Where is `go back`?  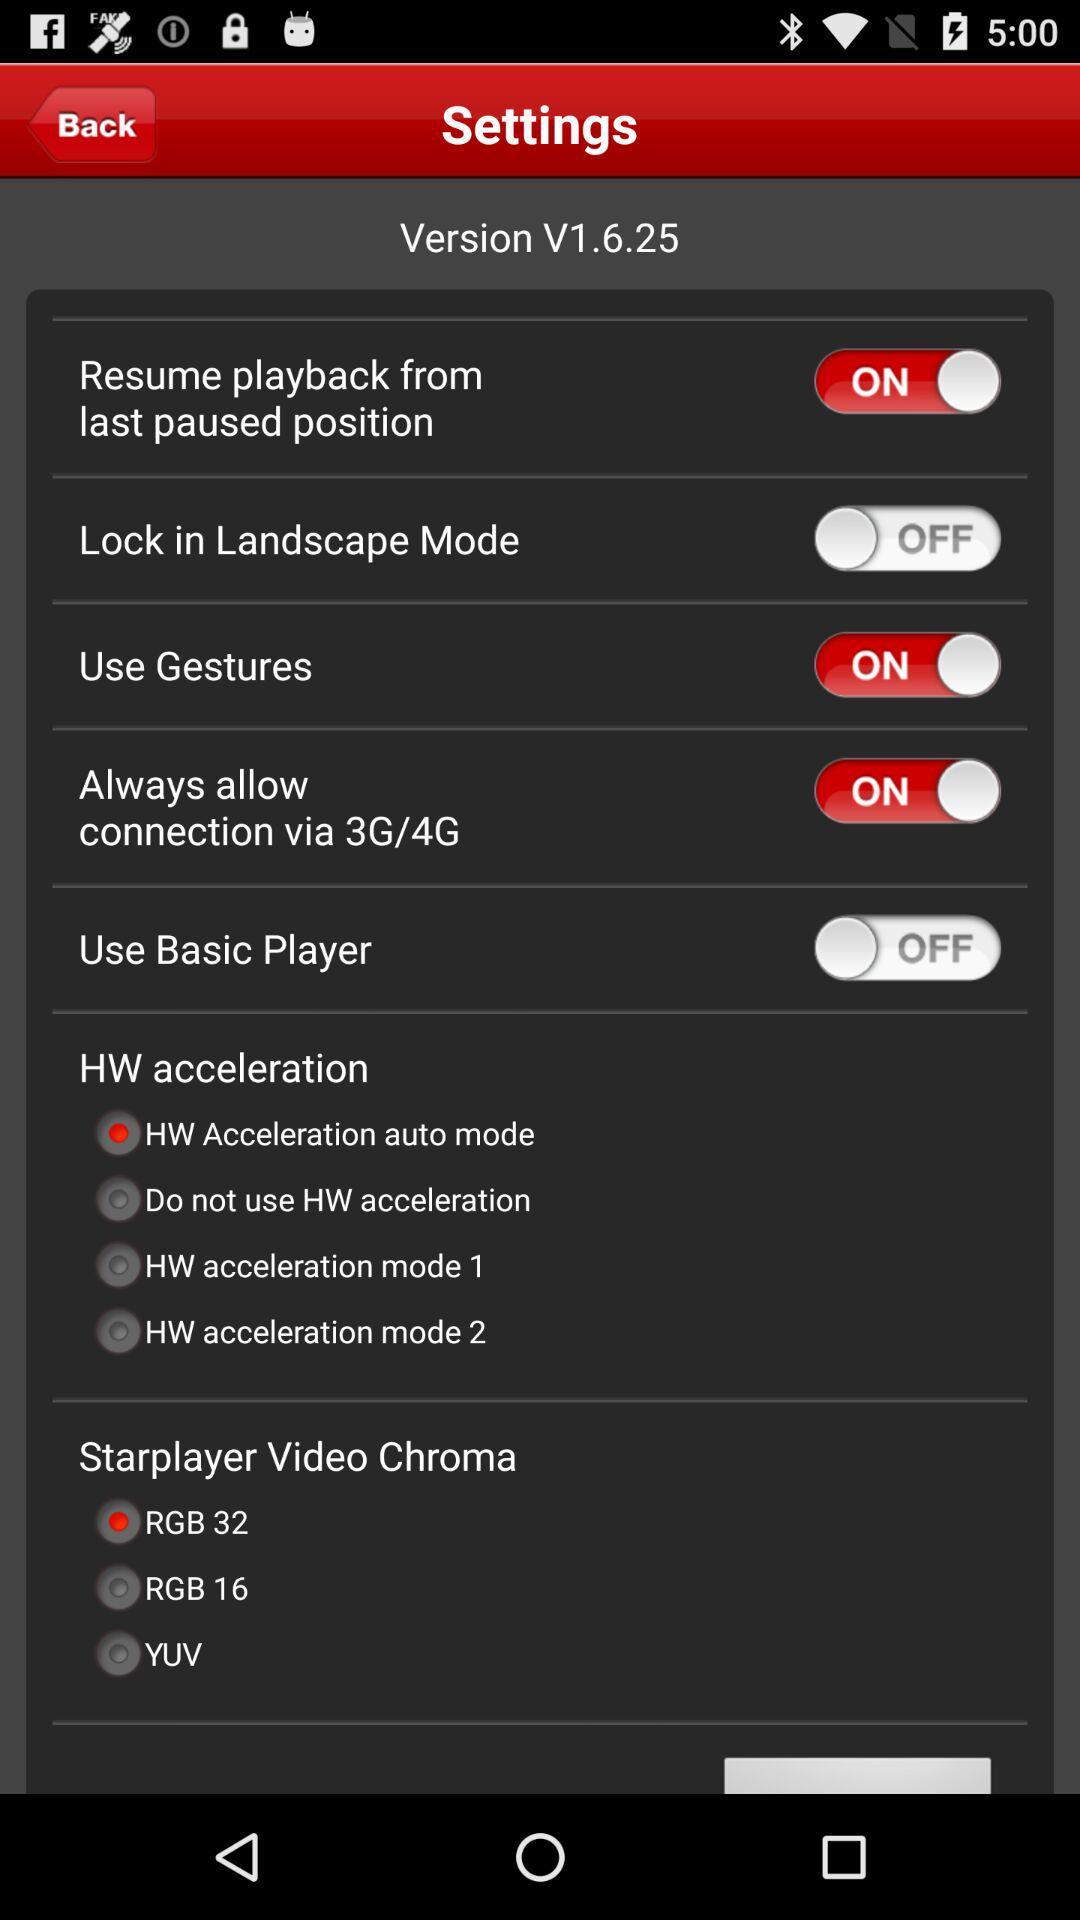 go back is located at coordinates (91, 122).